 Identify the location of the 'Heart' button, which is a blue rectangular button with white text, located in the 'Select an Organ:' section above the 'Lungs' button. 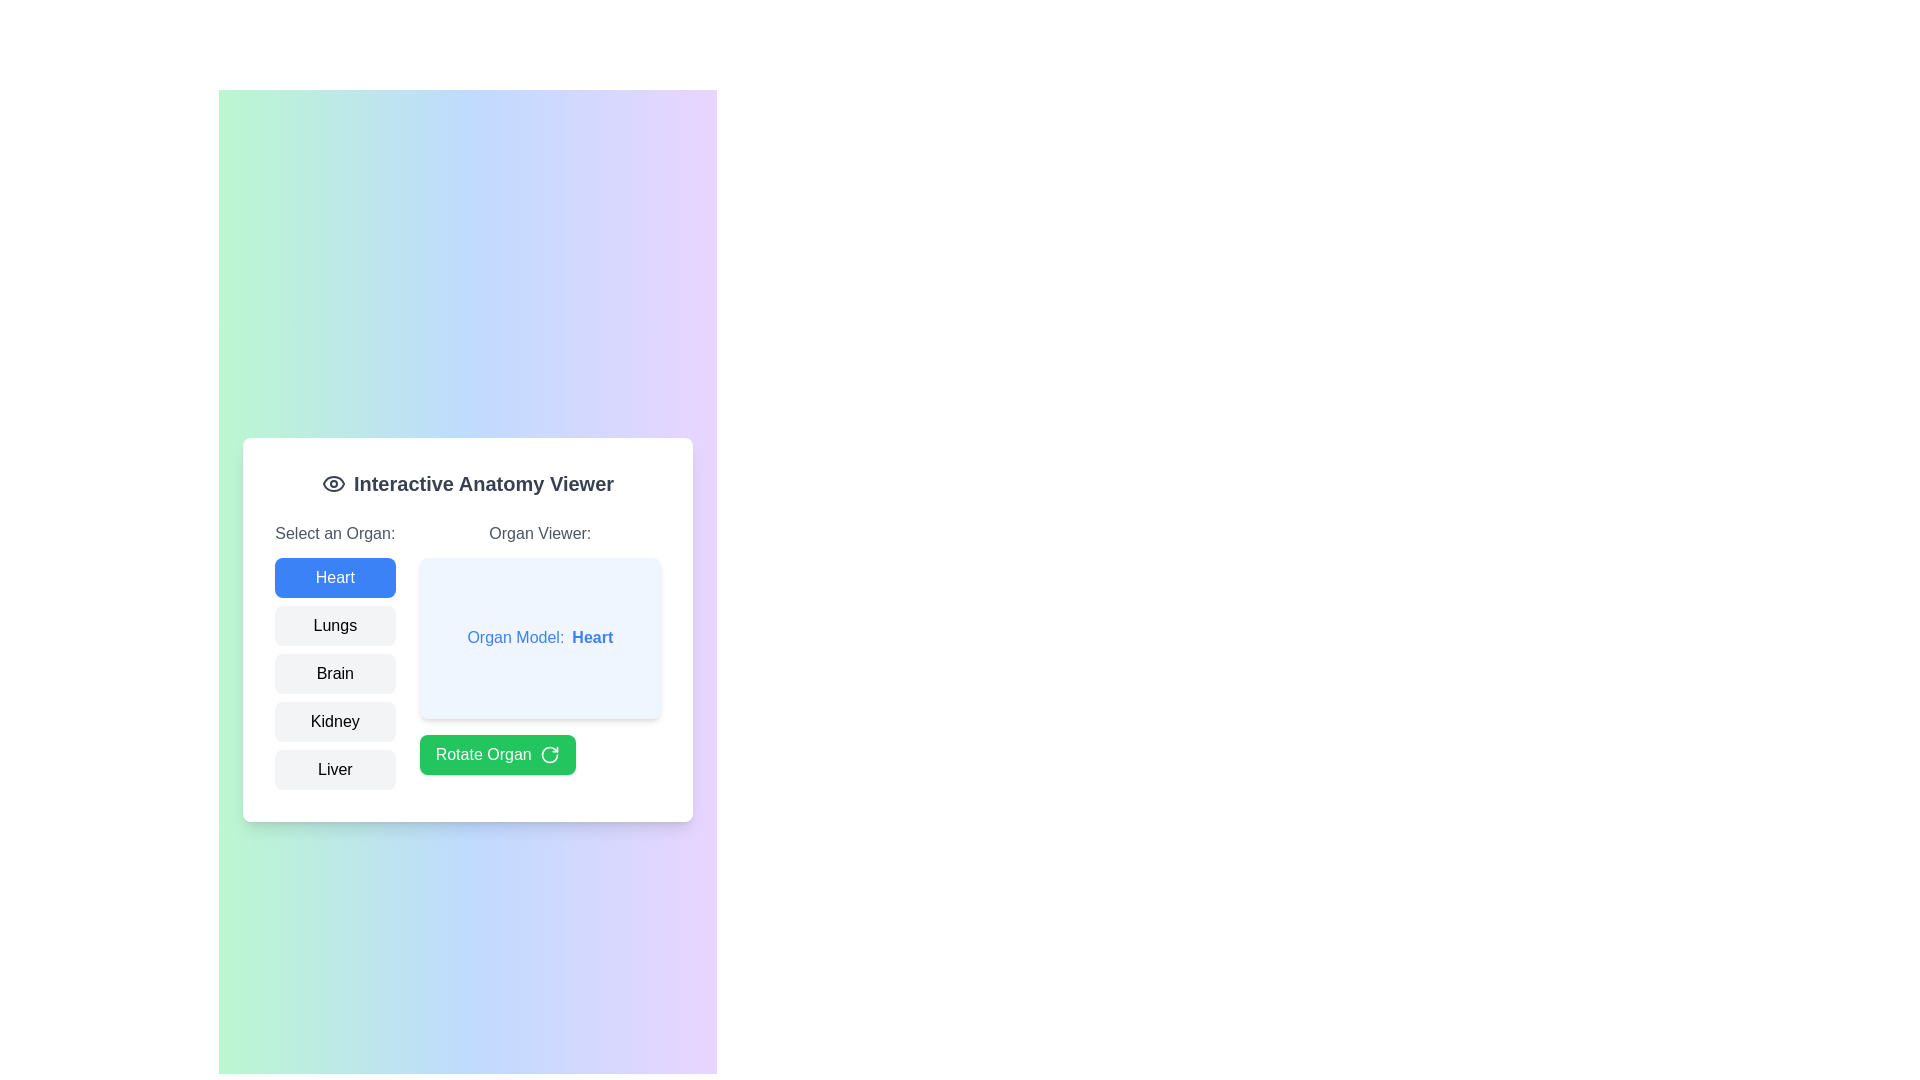
(335, 578).